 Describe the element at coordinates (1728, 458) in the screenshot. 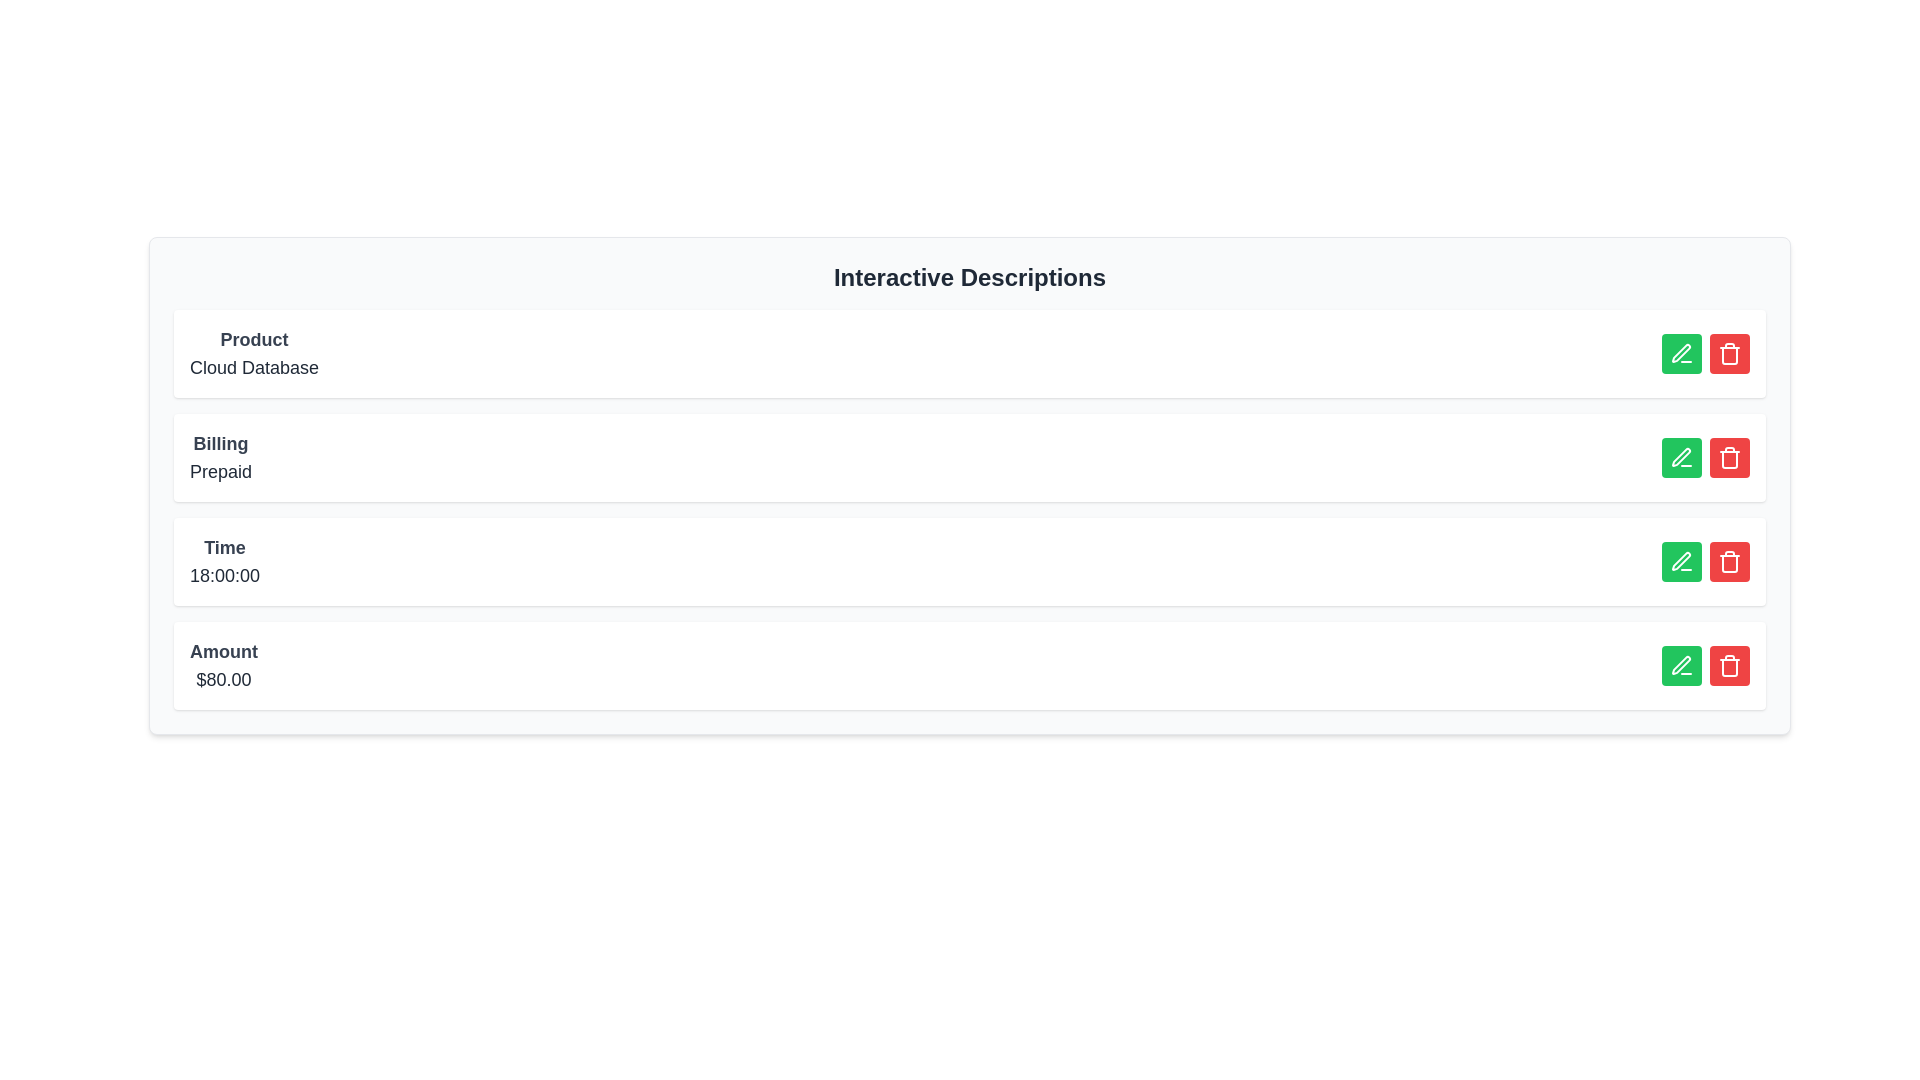

I see `the trash bin icon, which is an outlined design with rounded corners, located on the far right side of the interface within a red circular button` at that location.